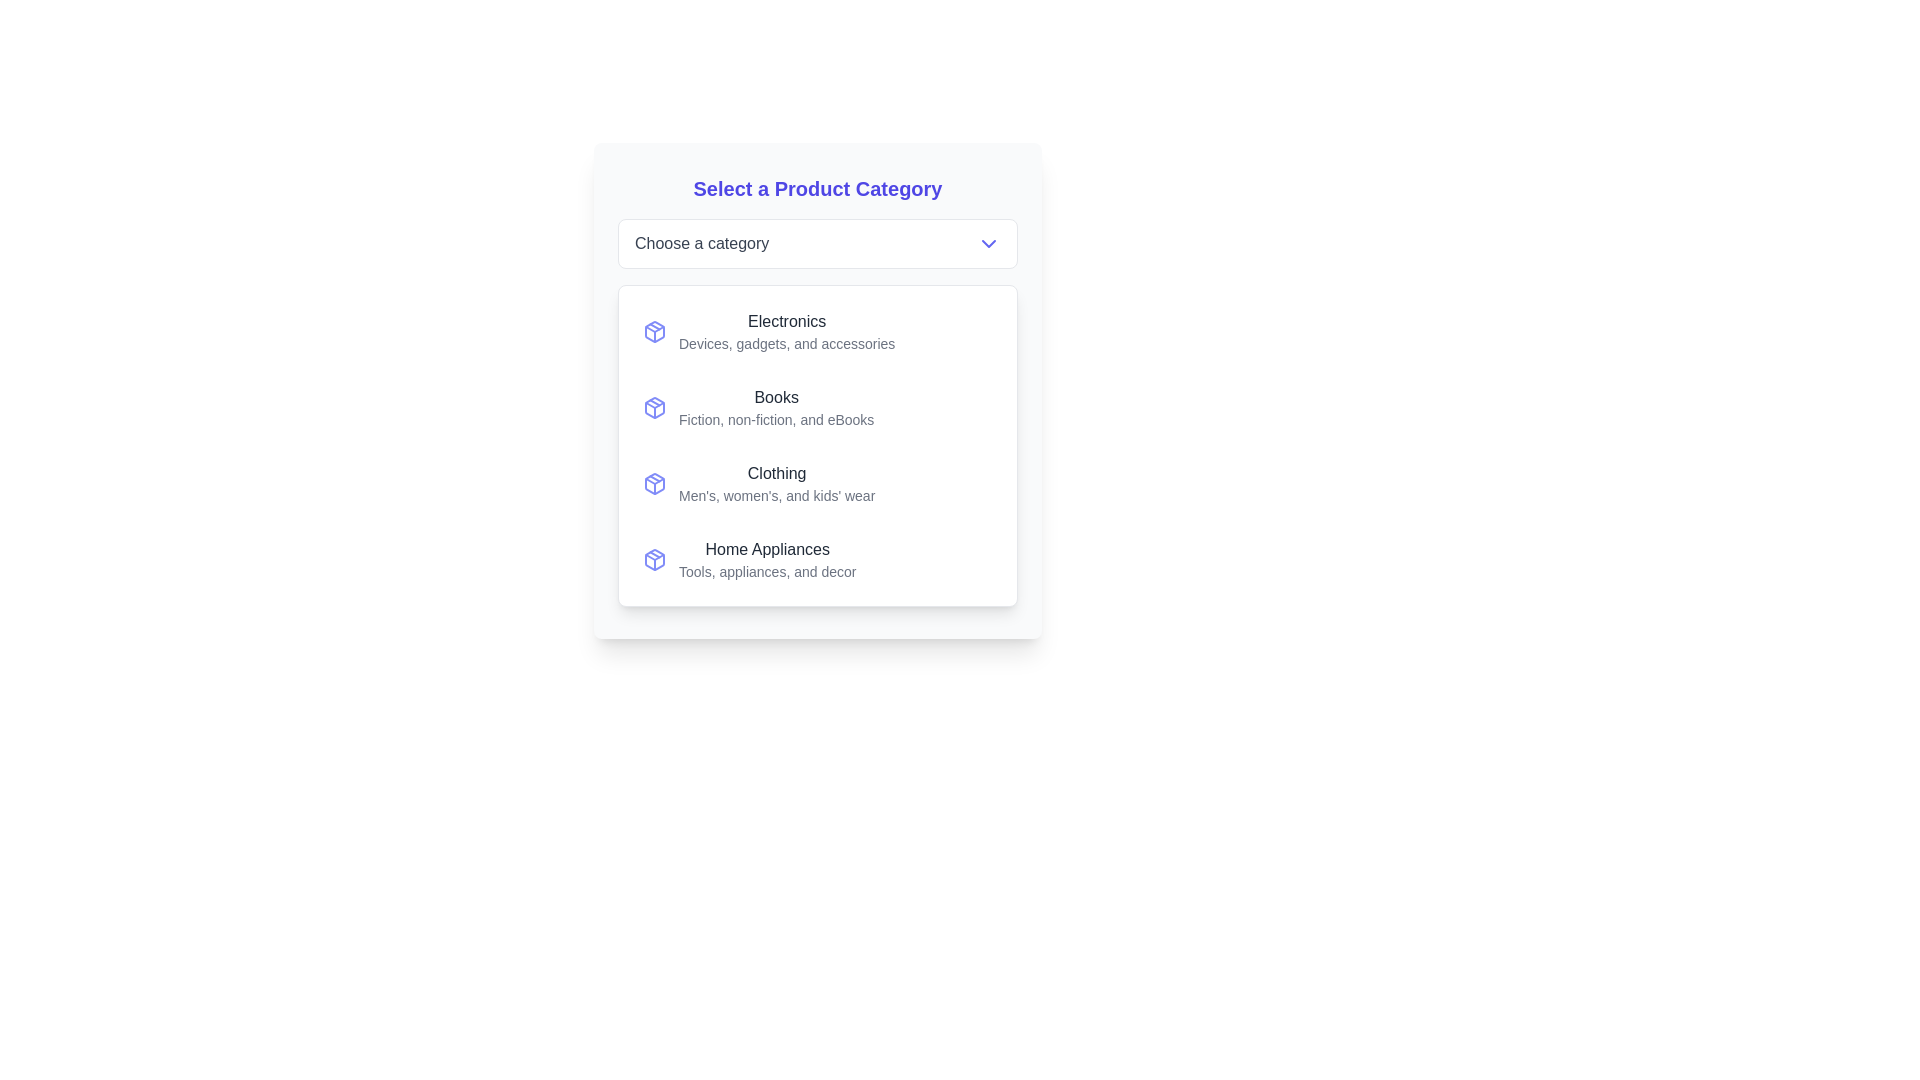 This screenshot has height=1080, width=1920. What do you see at coordinates (817, 242) in the screenshot?
I see `the dropdown menu labeled 'Choose a category'` at bounding box center [817, 242].